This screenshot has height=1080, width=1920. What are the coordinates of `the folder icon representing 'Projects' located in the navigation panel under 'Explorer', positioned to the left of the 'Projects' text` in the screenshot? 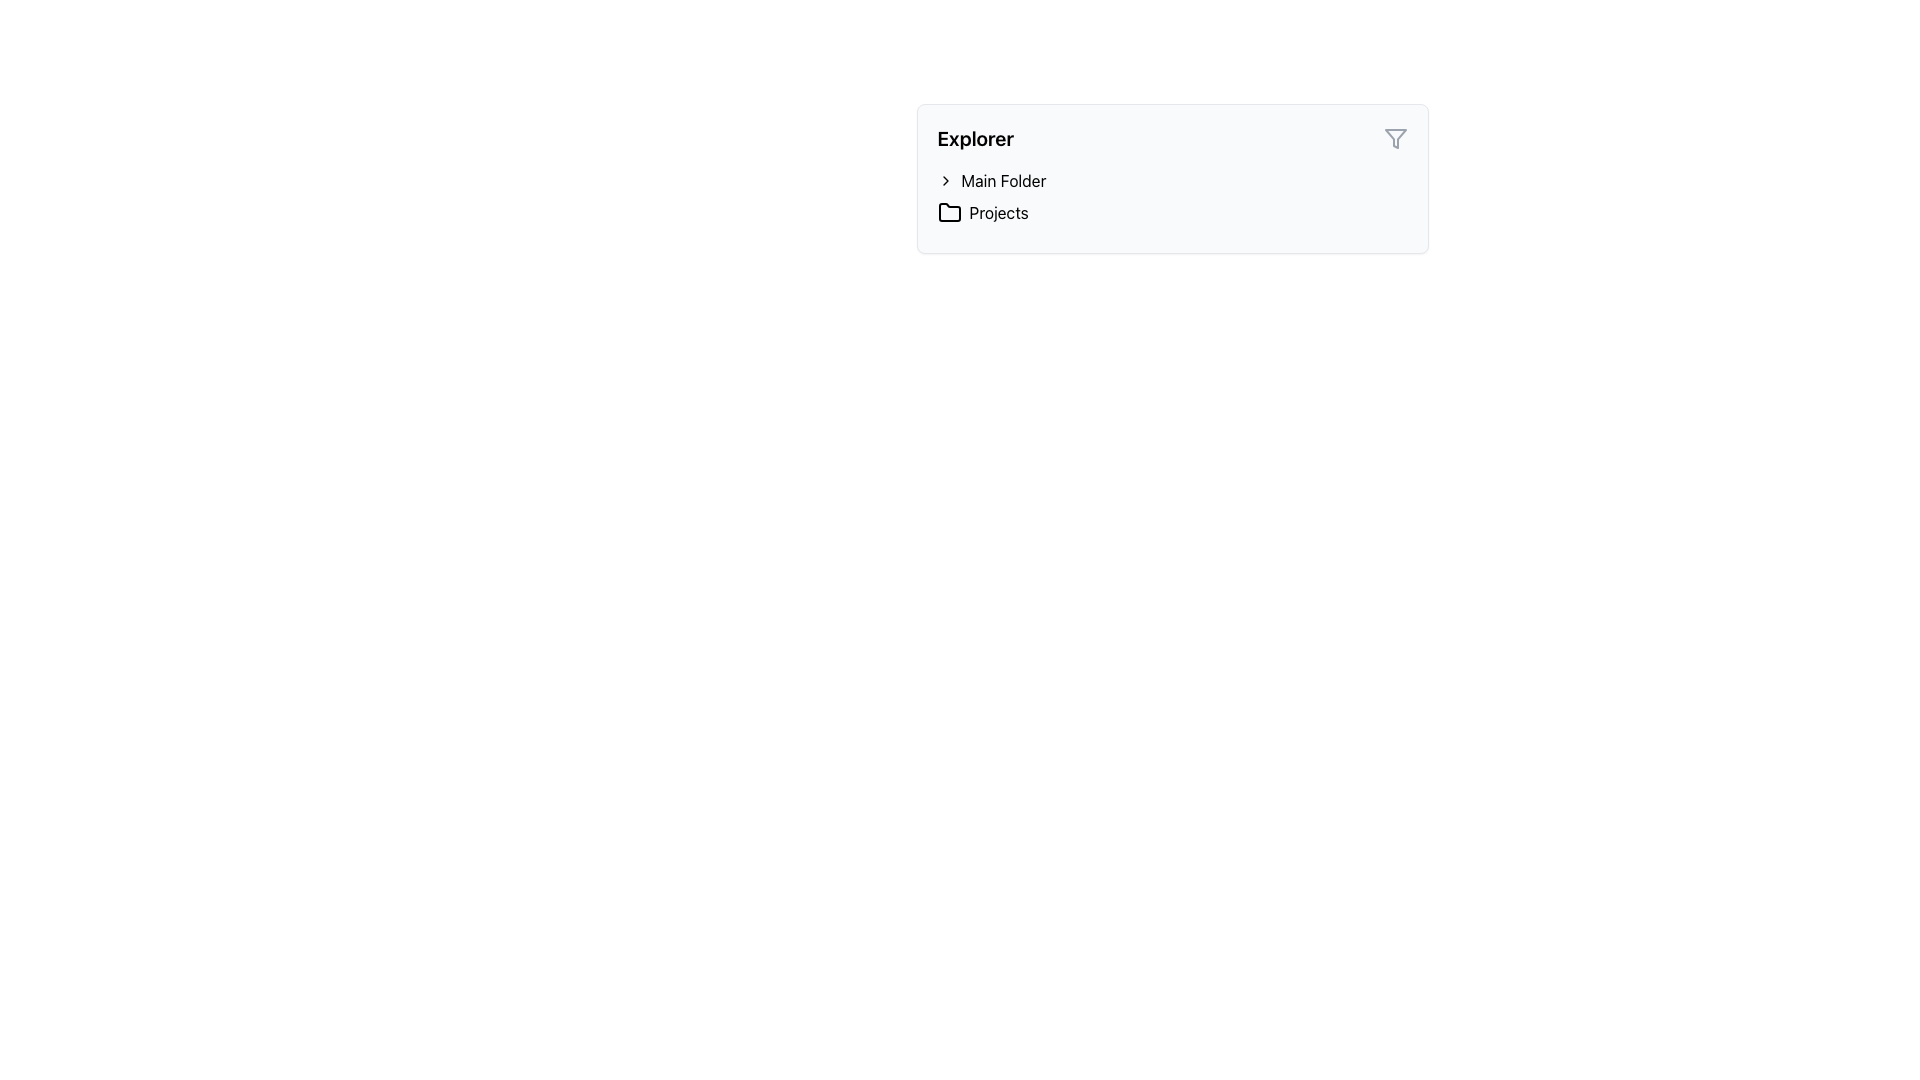 It's located at (948, 212).